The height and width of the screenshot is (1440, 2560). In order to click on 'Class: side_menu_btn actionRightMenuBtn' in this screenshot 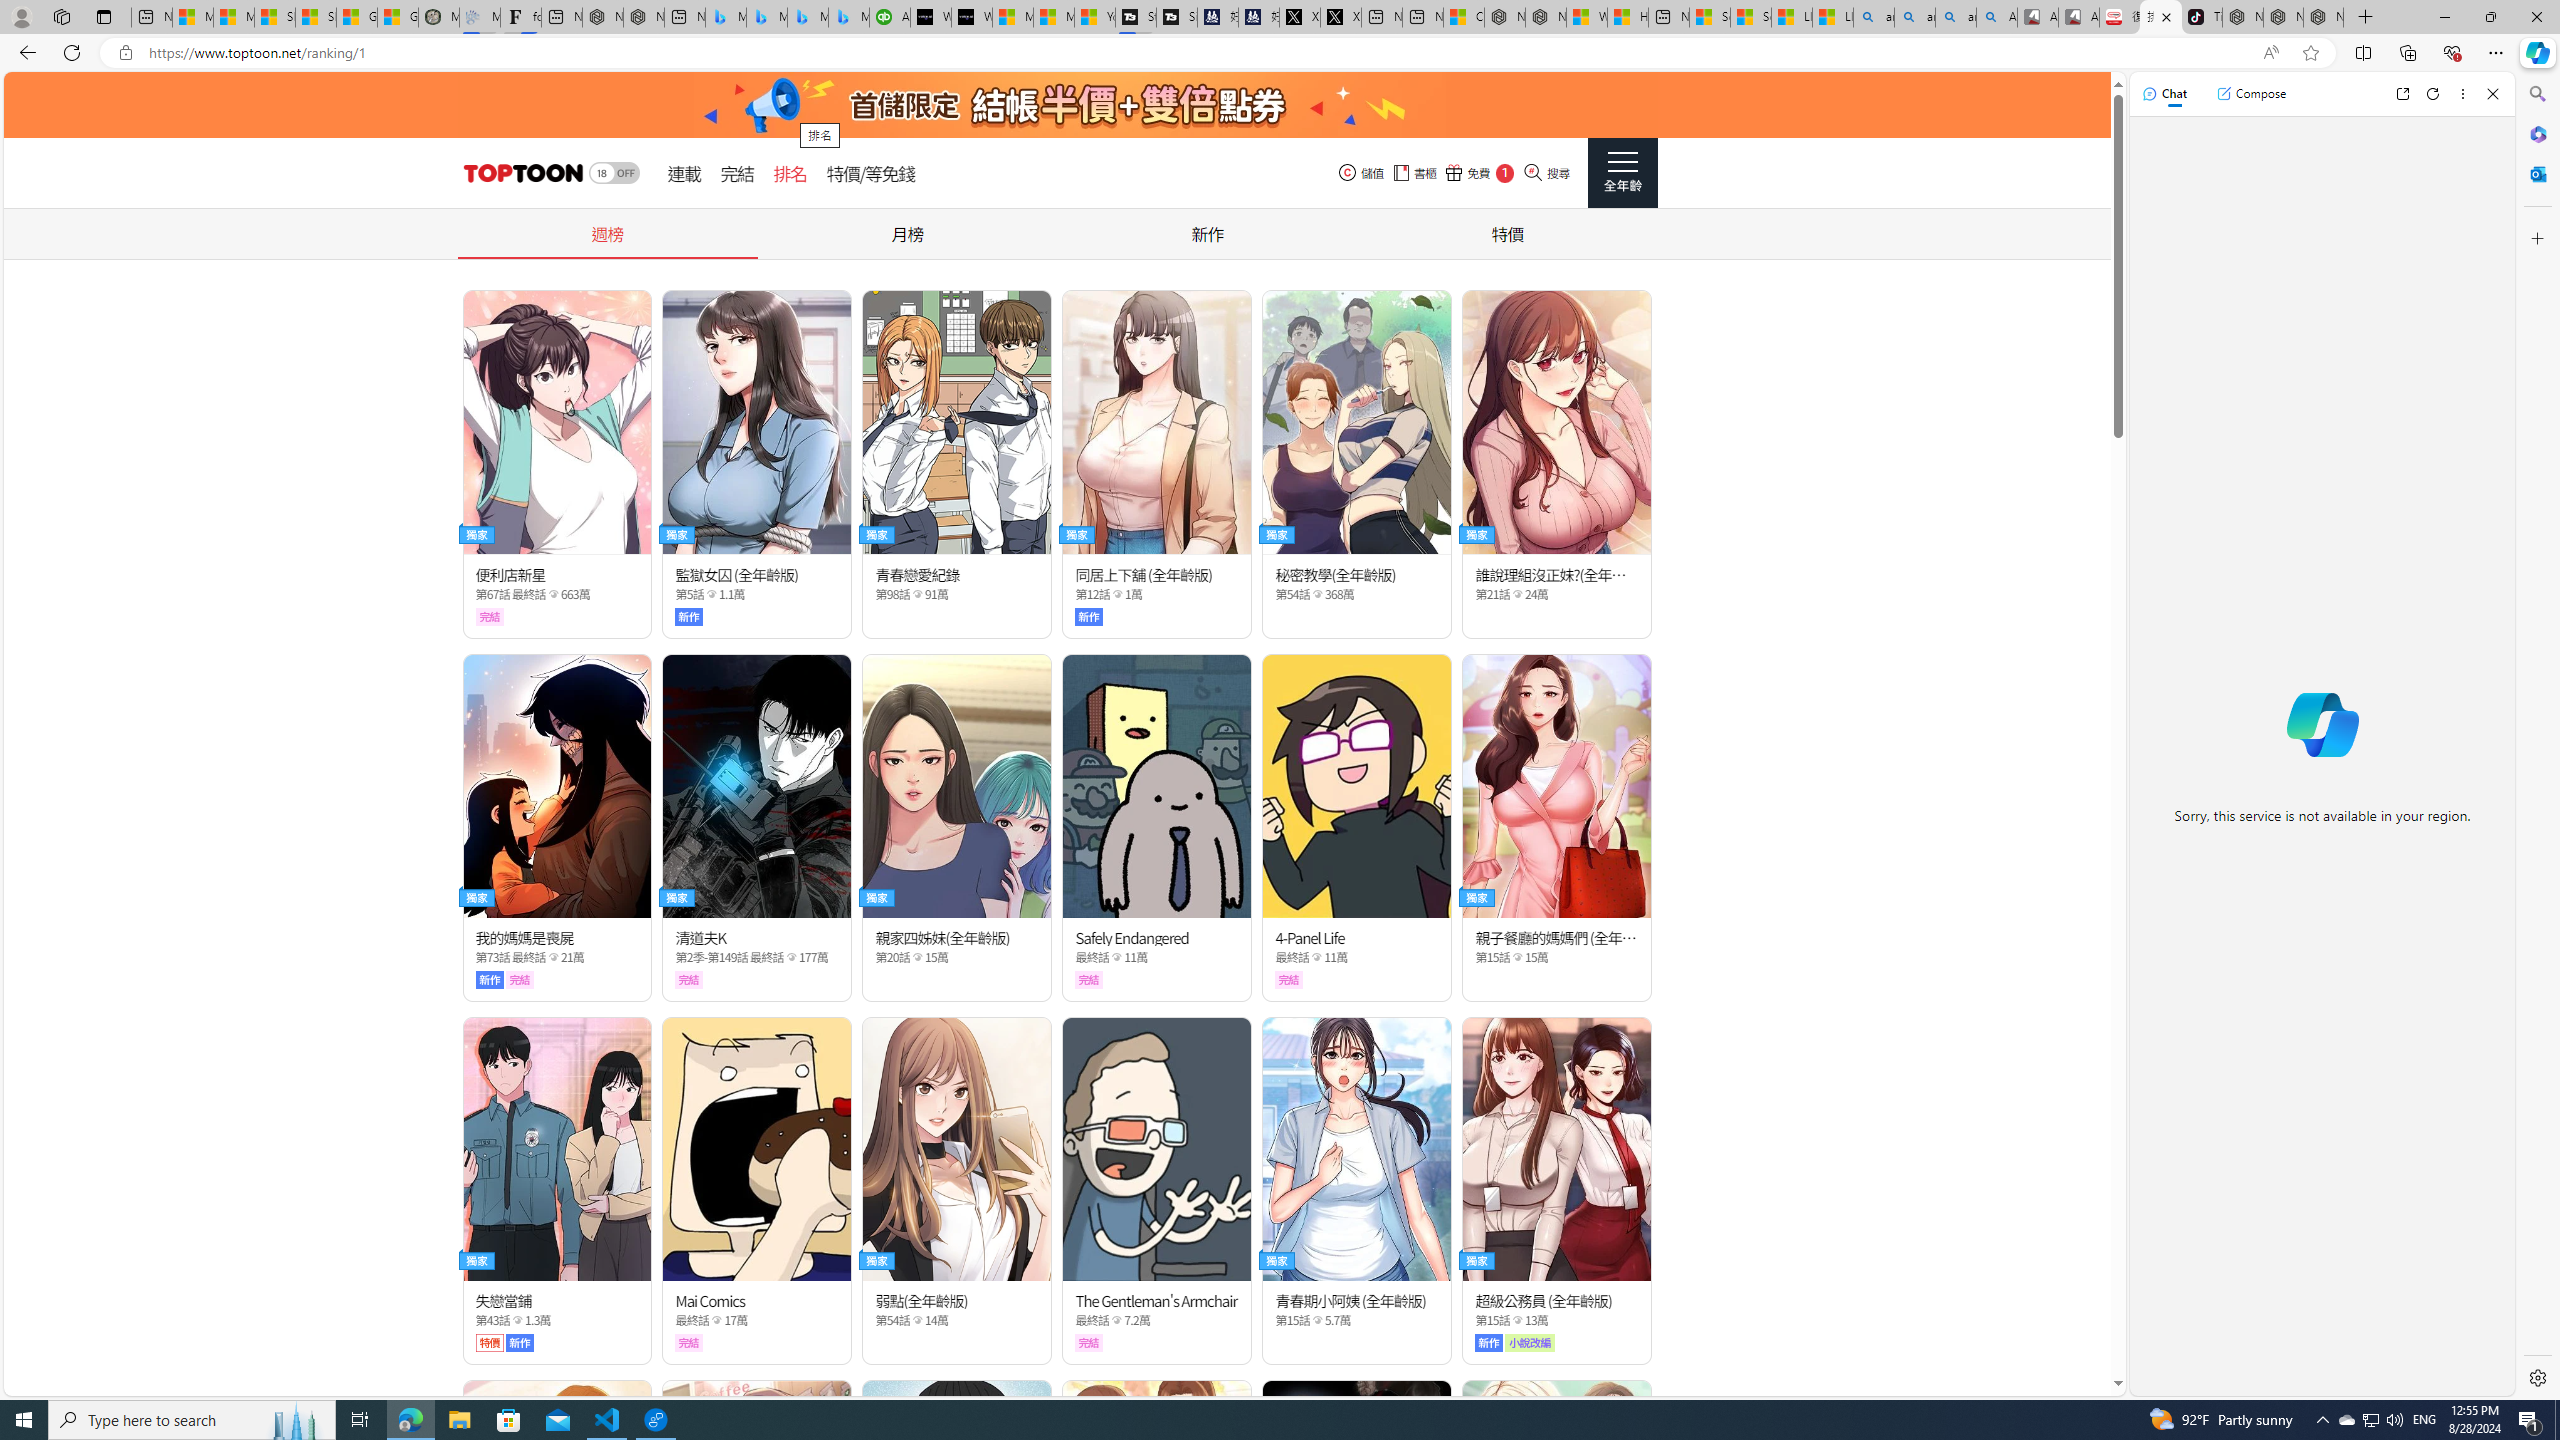, I will do `click(1622, 172)`.